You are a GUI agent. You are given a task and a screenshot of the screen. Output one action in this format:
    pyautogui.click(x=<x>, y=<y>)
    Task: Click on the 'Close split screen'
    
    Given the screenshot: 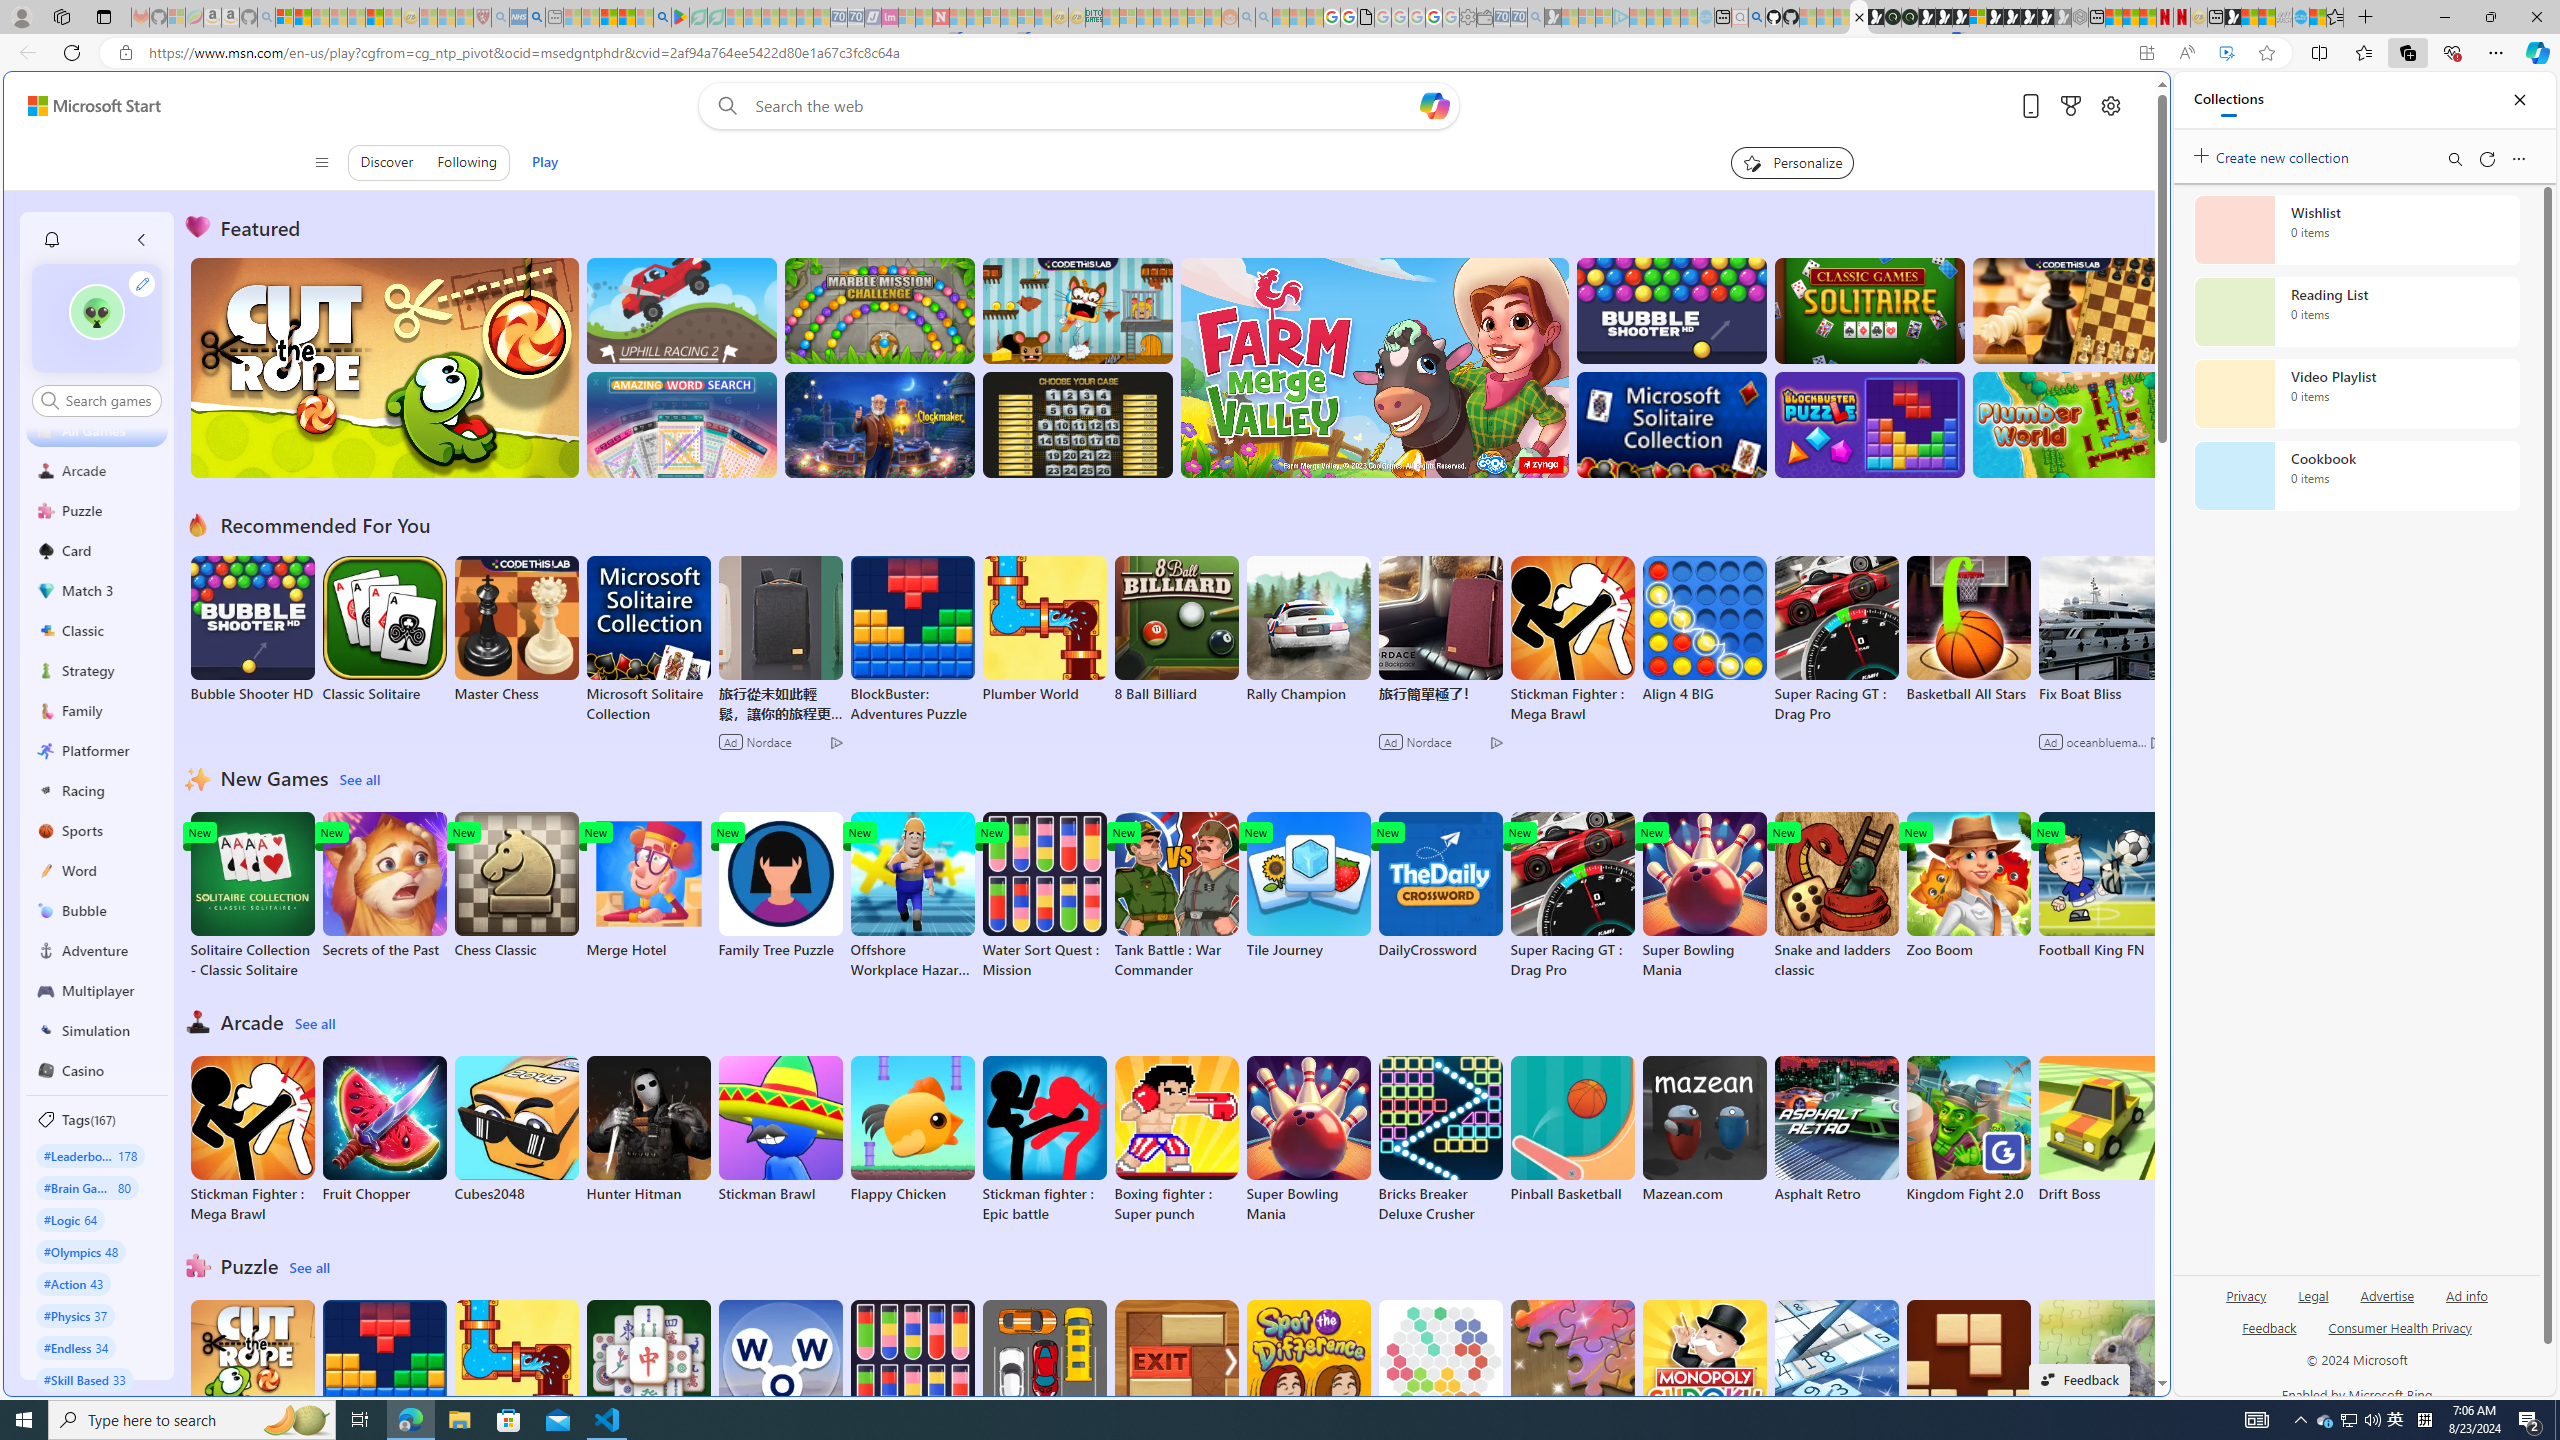 What is the action you would take?
    pyautogui.click(x=2123, y=100)
    